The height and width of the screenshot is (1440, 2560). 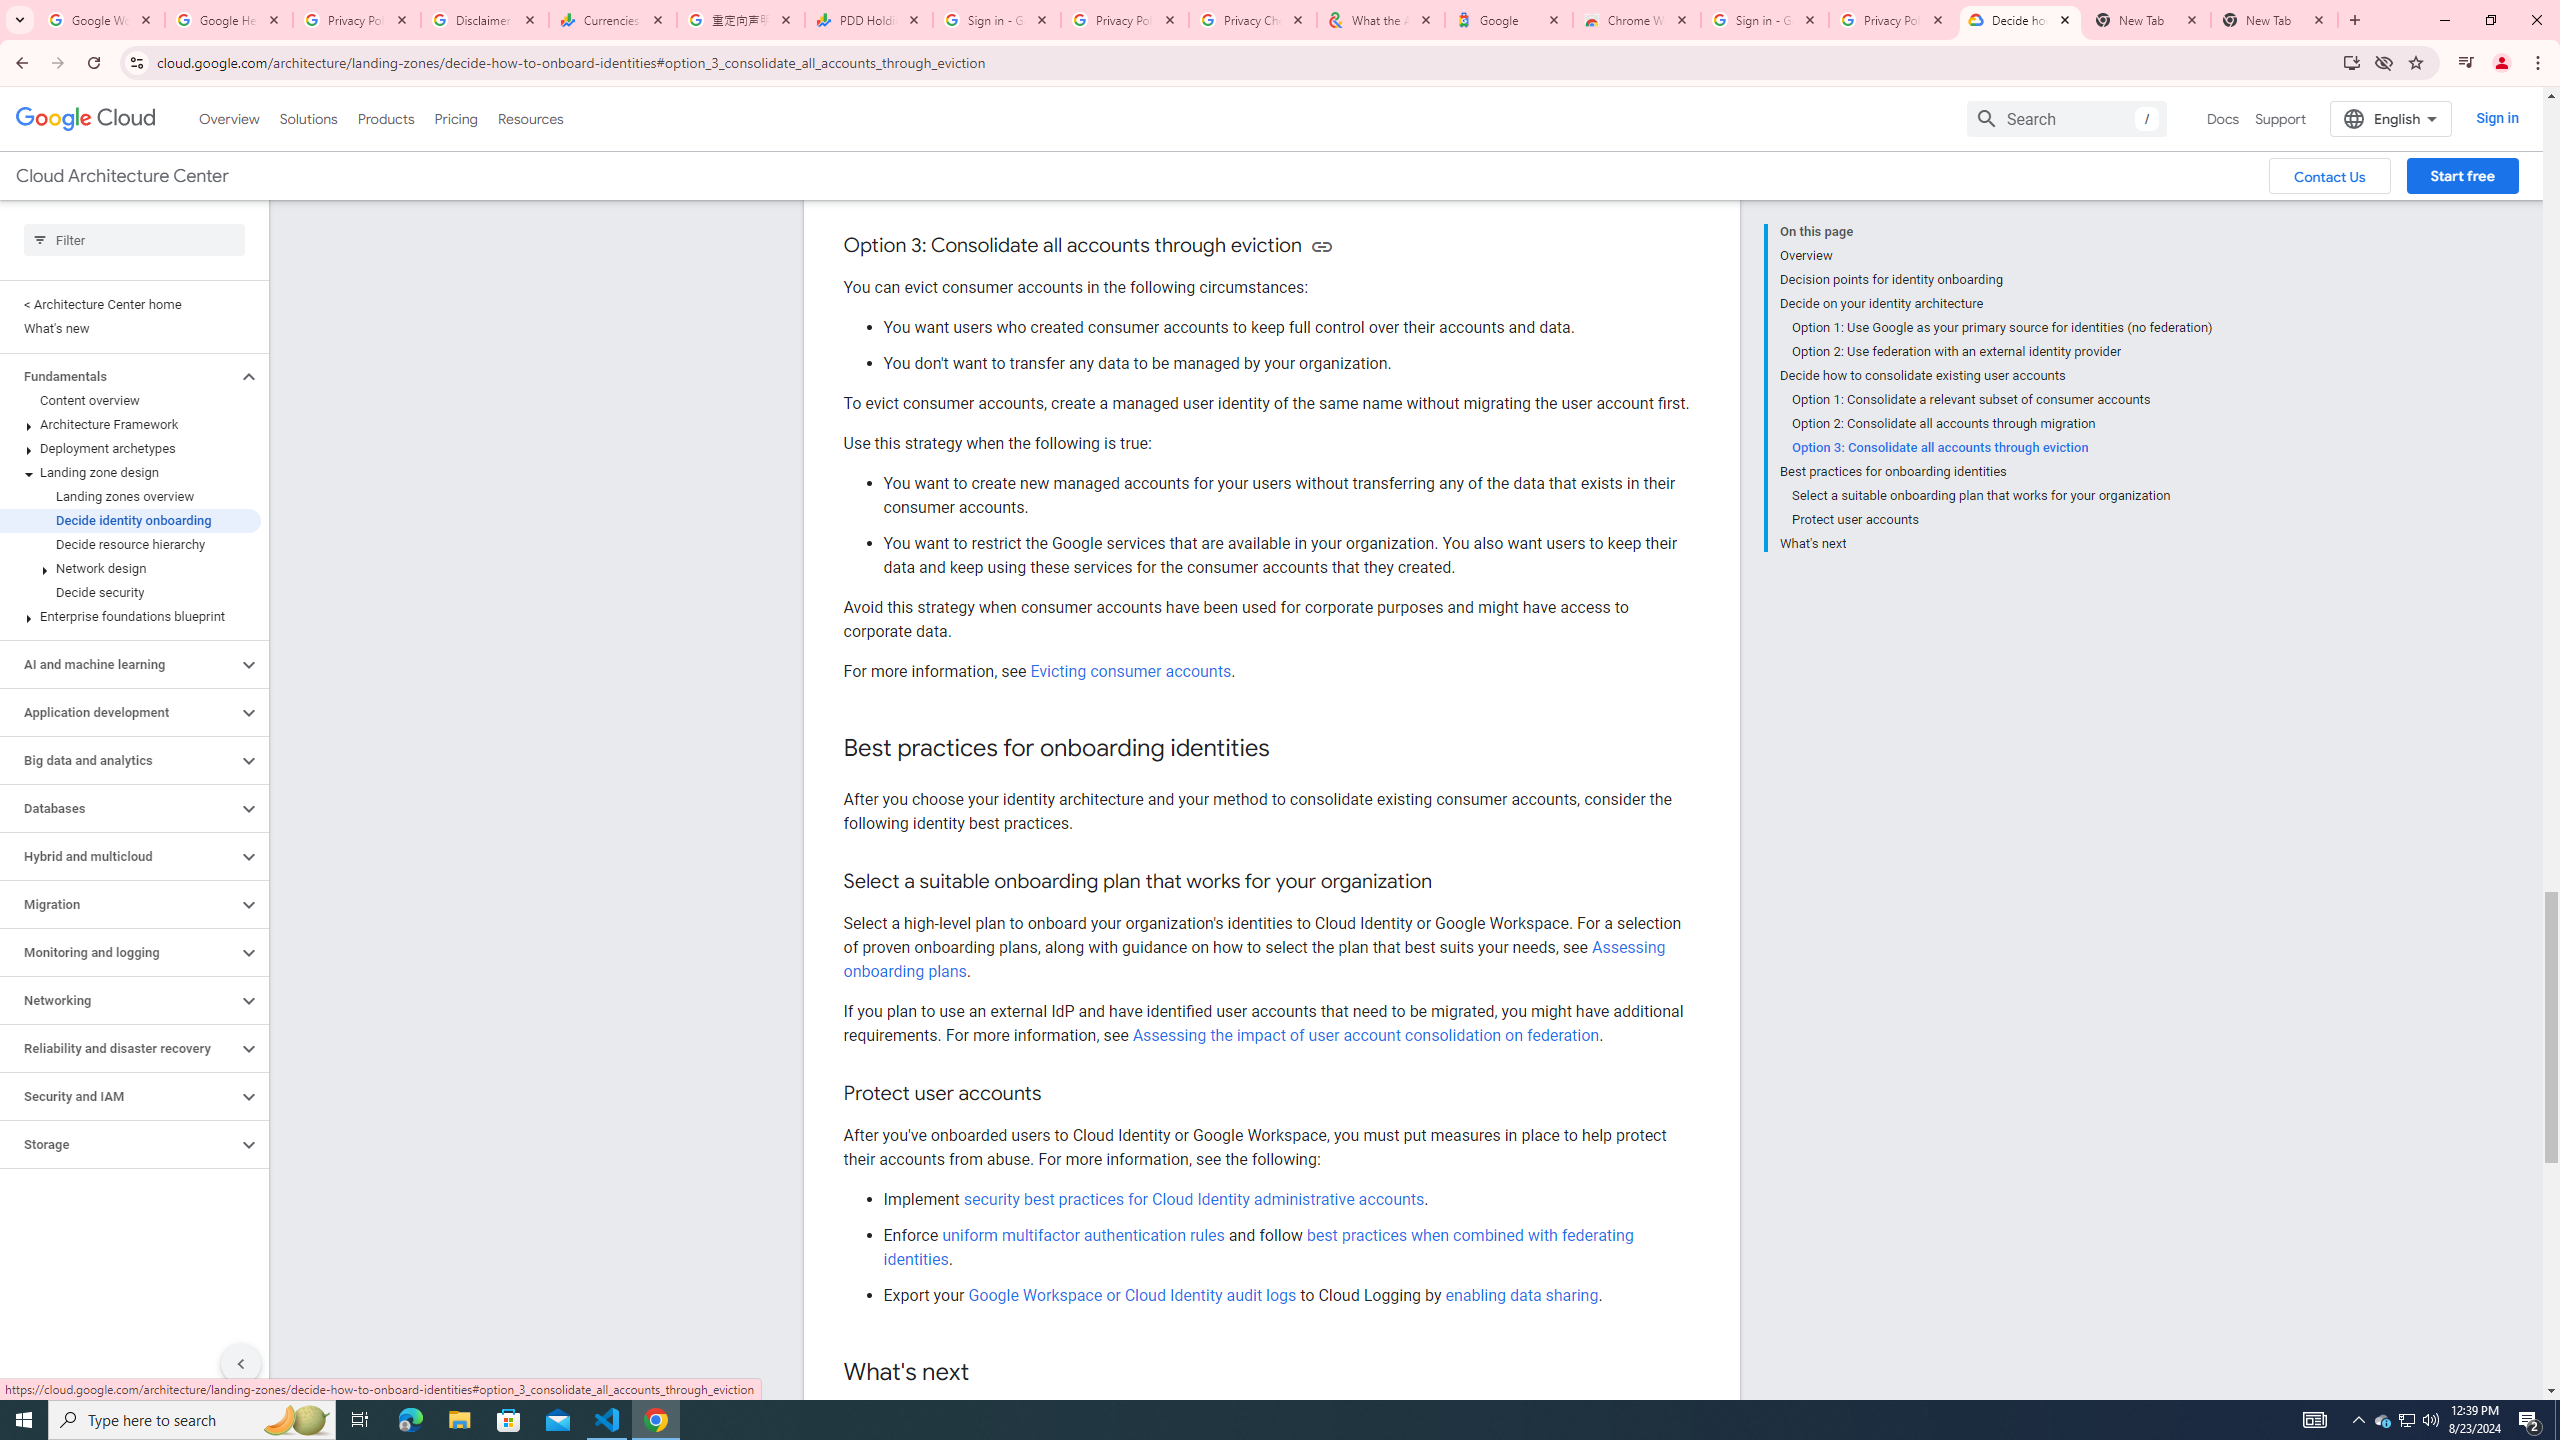 I want to click on 'Type to filter', so click(x=134, y=240).